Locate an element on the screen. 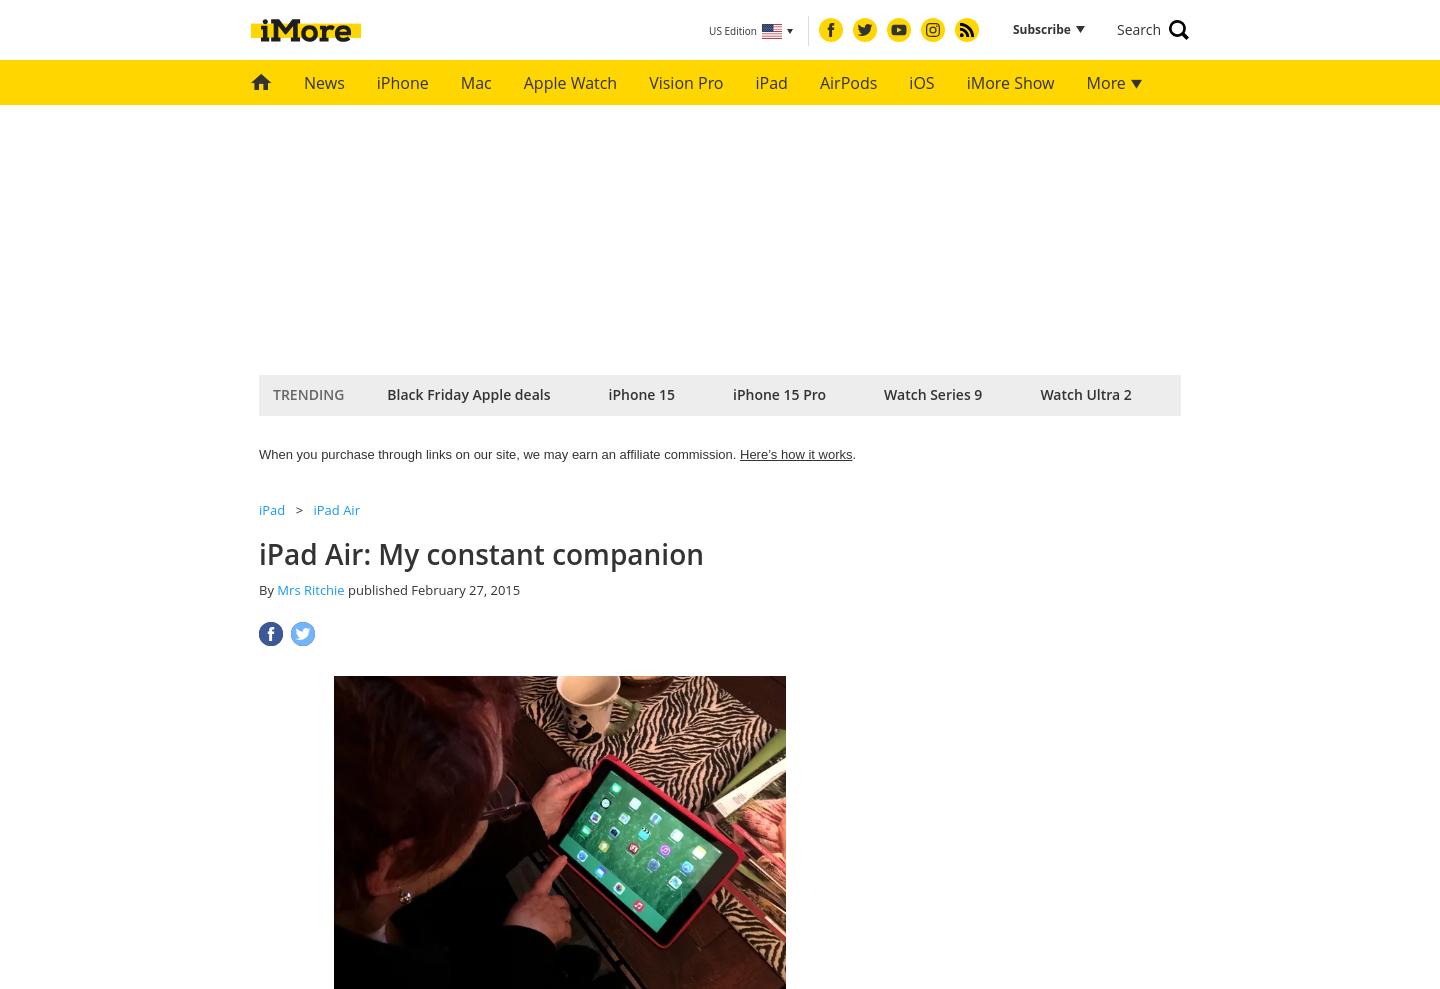 The image size is (1440, 989). 'Mrs Ritchie' is located at coordinates (276, 589).